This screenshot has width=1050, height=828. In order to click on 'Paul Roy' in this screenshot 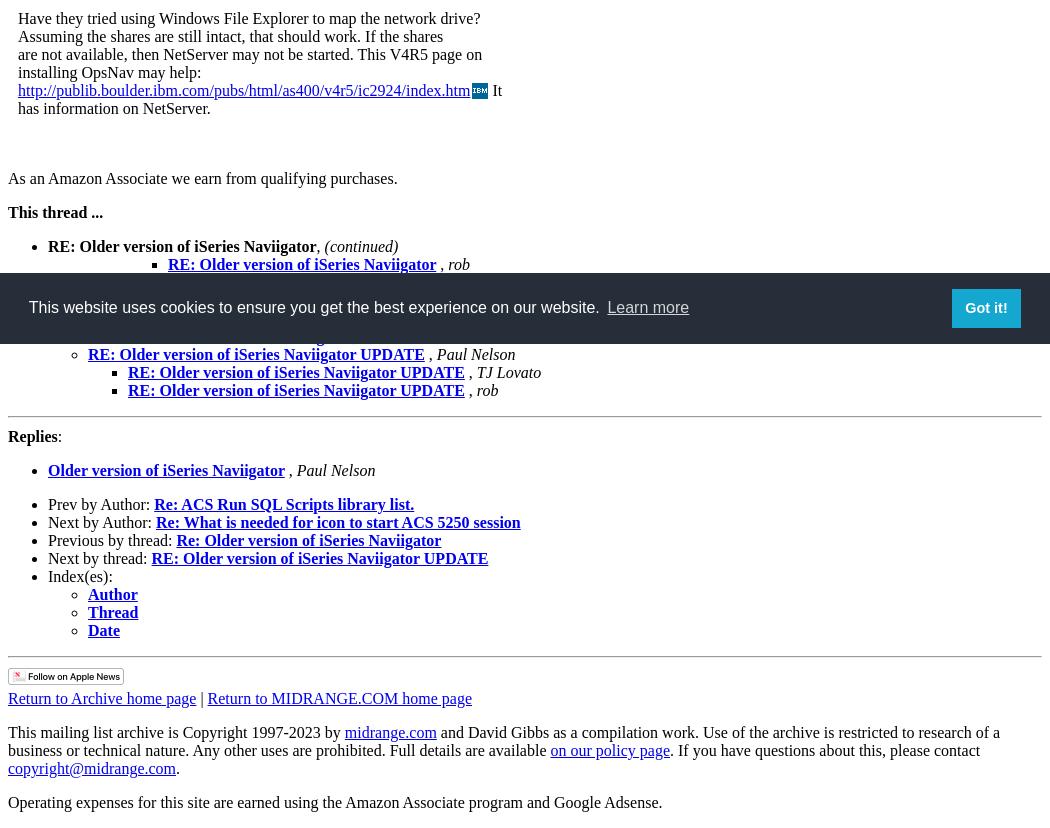, I will do `click(393, 300)`.